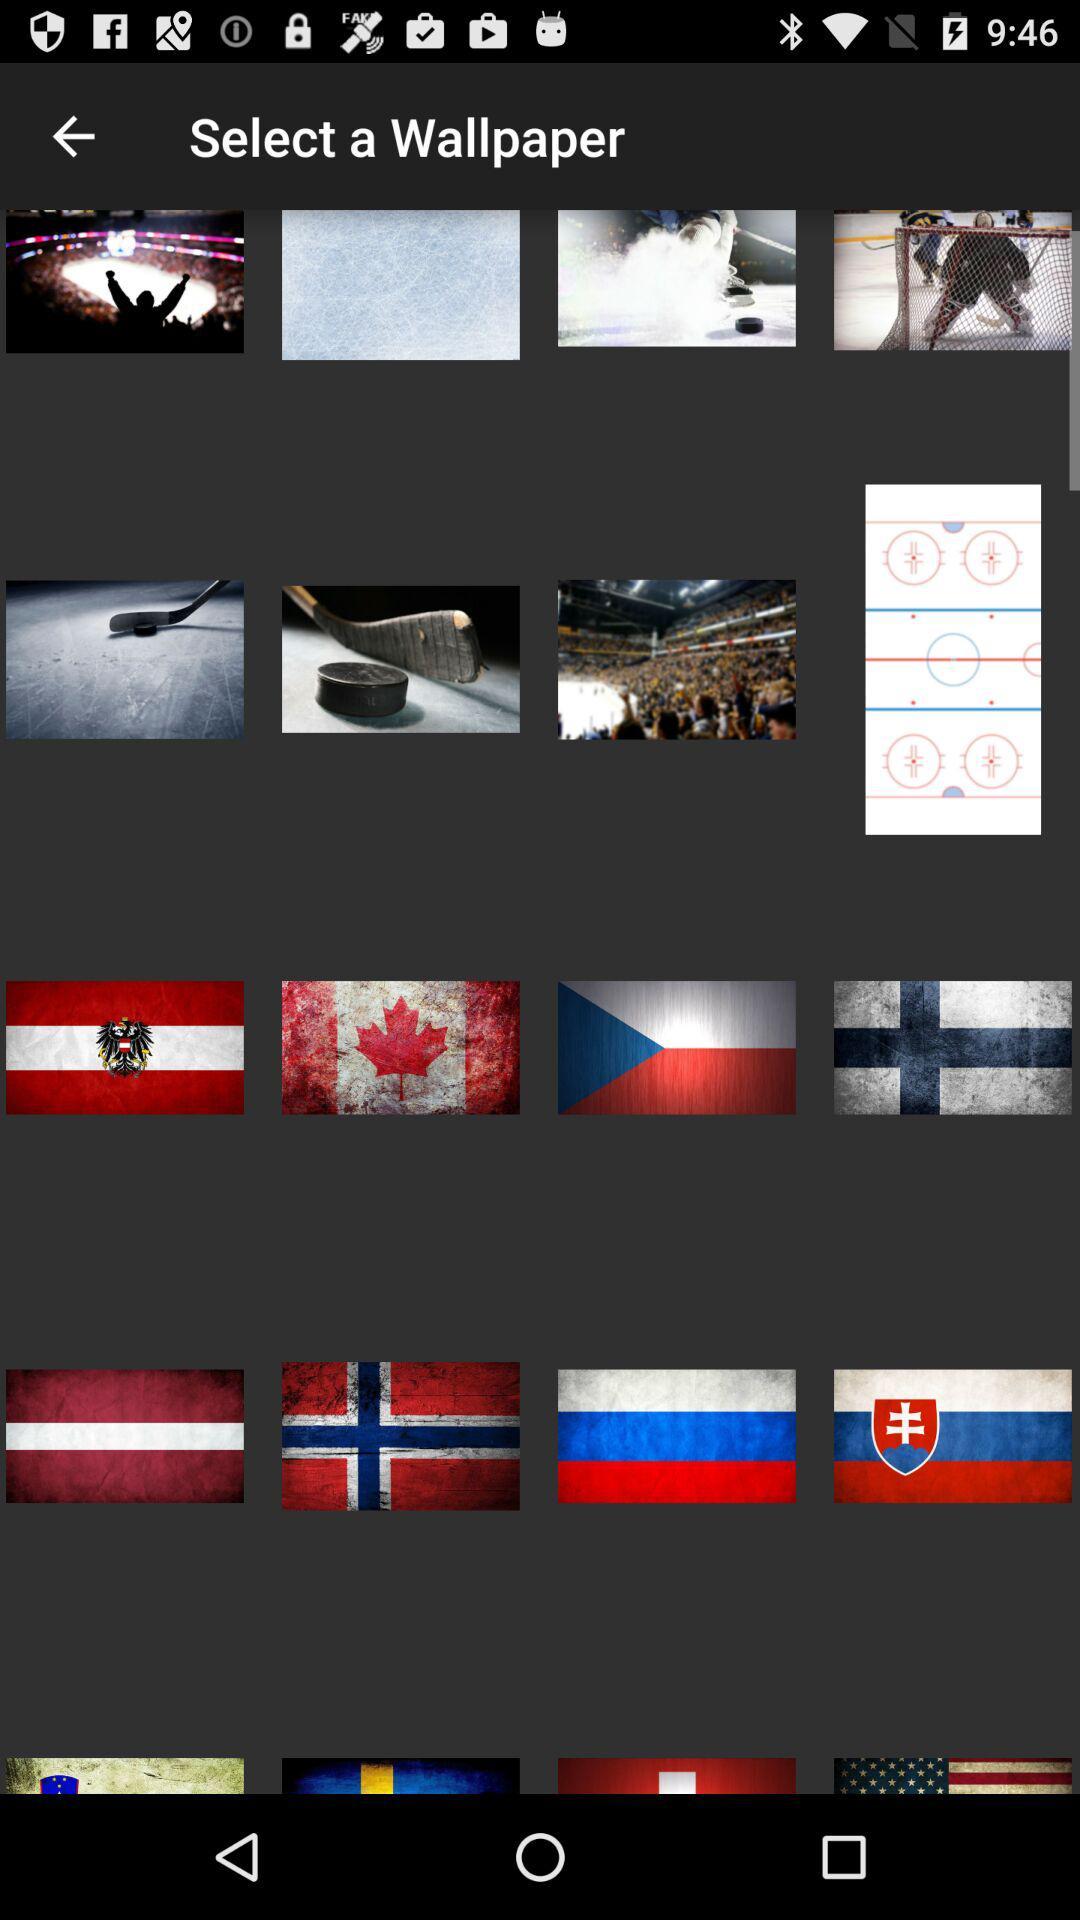 This screenshot has height=1920, width=1080. I want to click on app next to select a wallpaper, so click(72, 135).